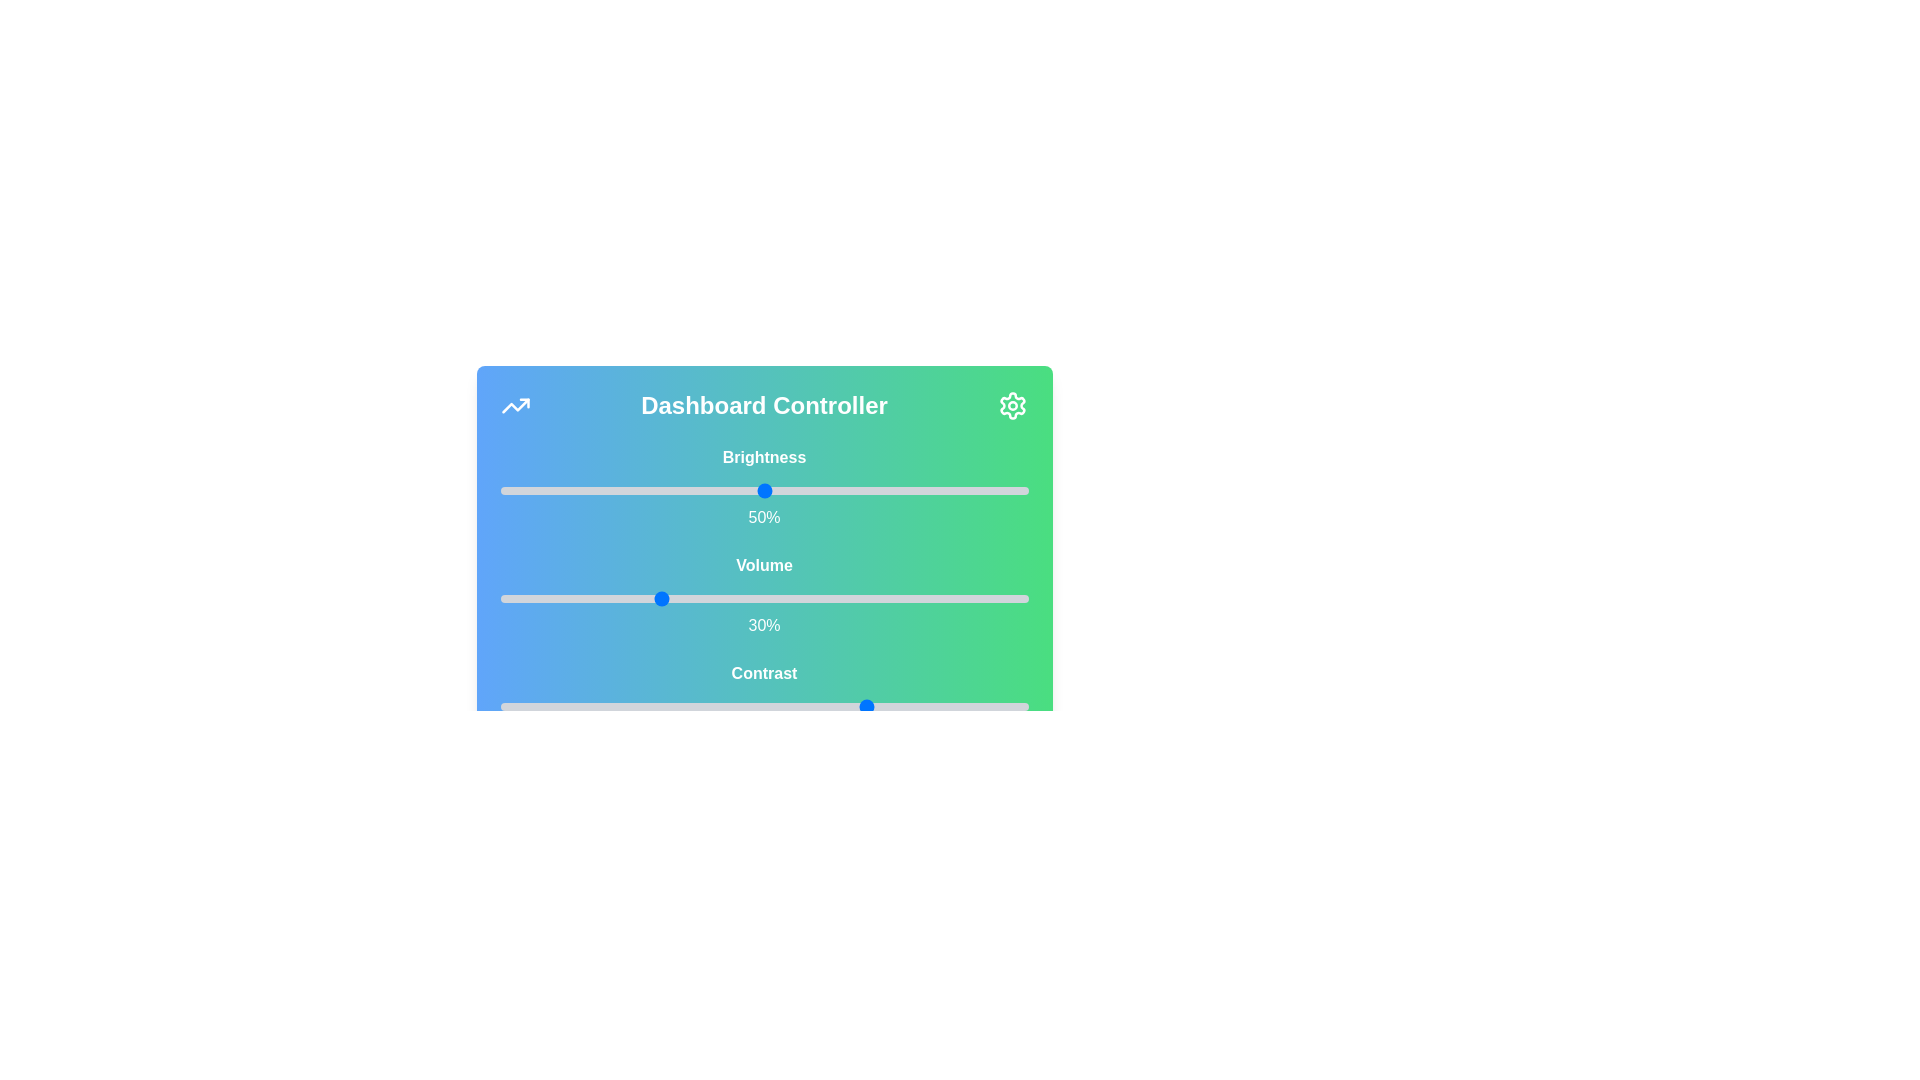 This screenshot has height=1080, width=1920. Describe the element at coordinates (768, 705) in the screenshot. I see `the contrast slider to 51%` at that location.